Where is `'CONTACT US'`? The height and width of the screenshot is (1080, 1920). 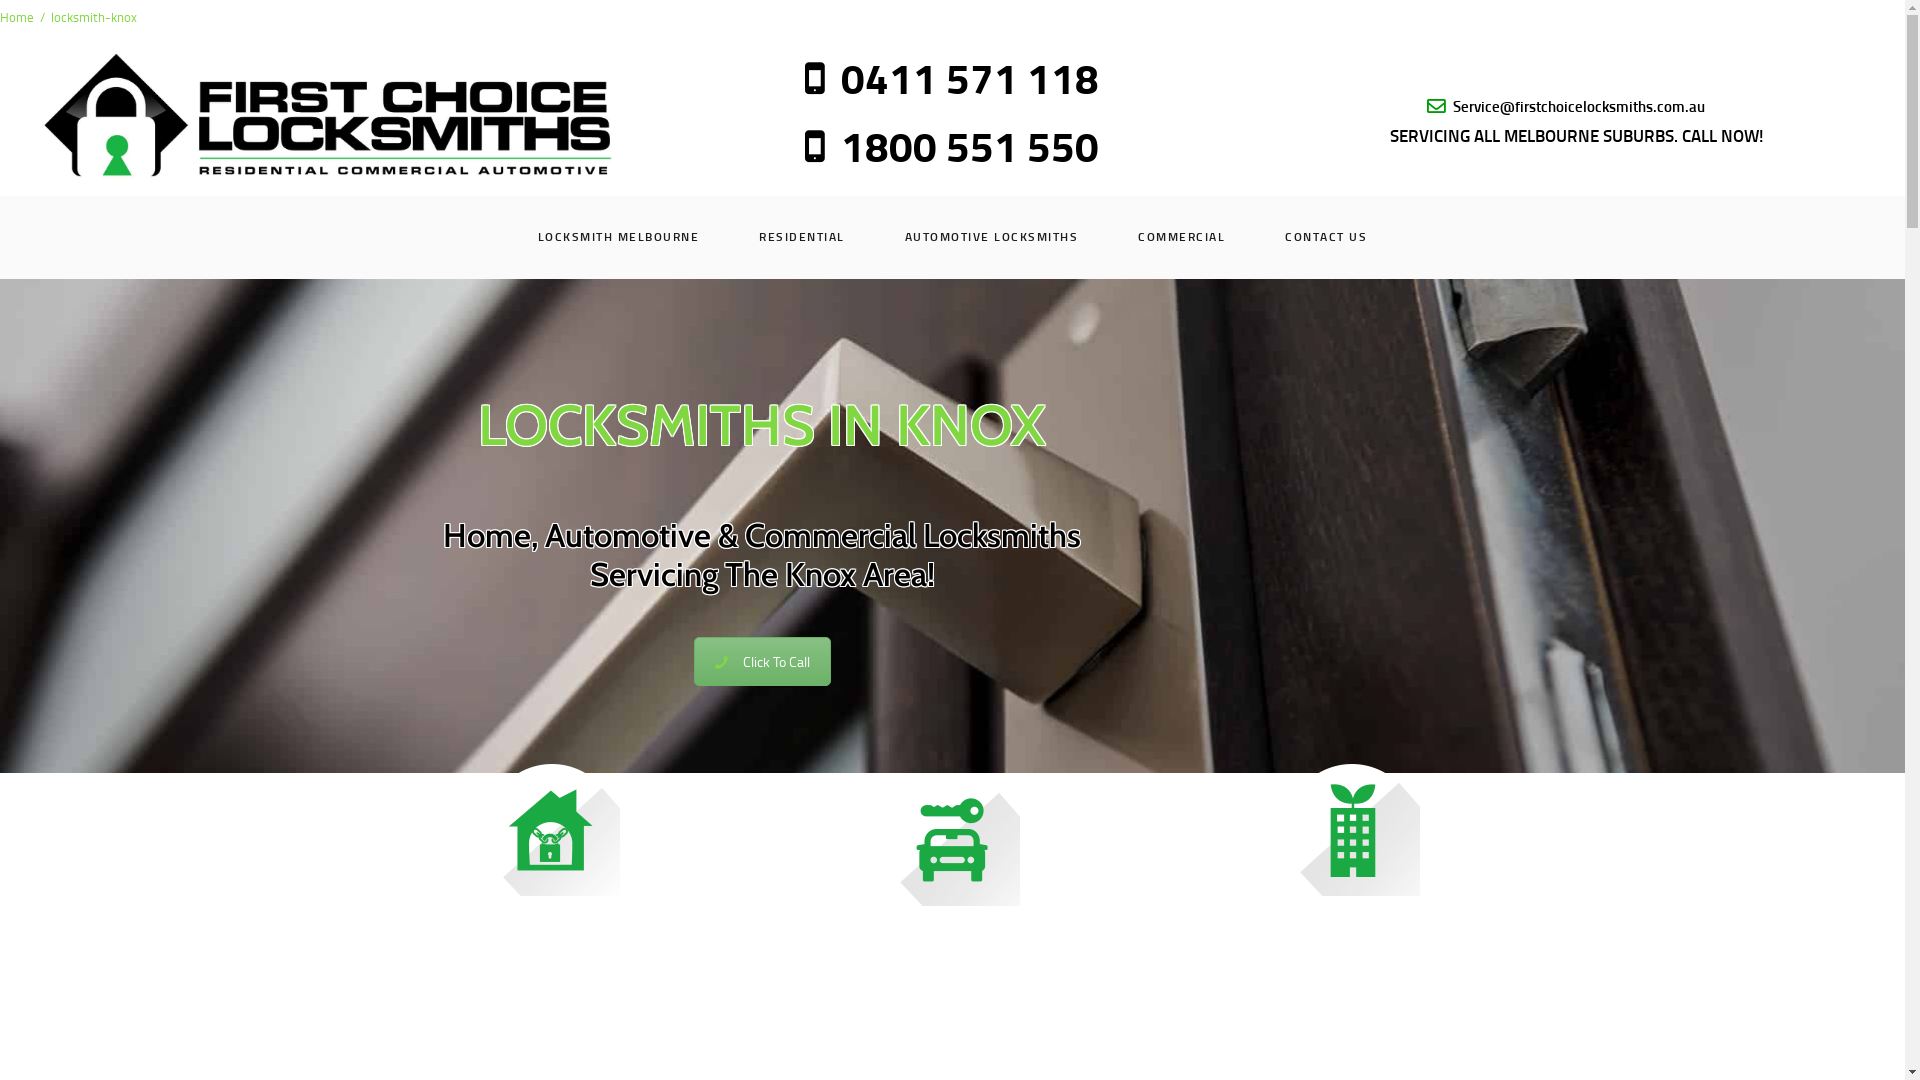 'CONTACT US' is located at coordinates (1325, 235).